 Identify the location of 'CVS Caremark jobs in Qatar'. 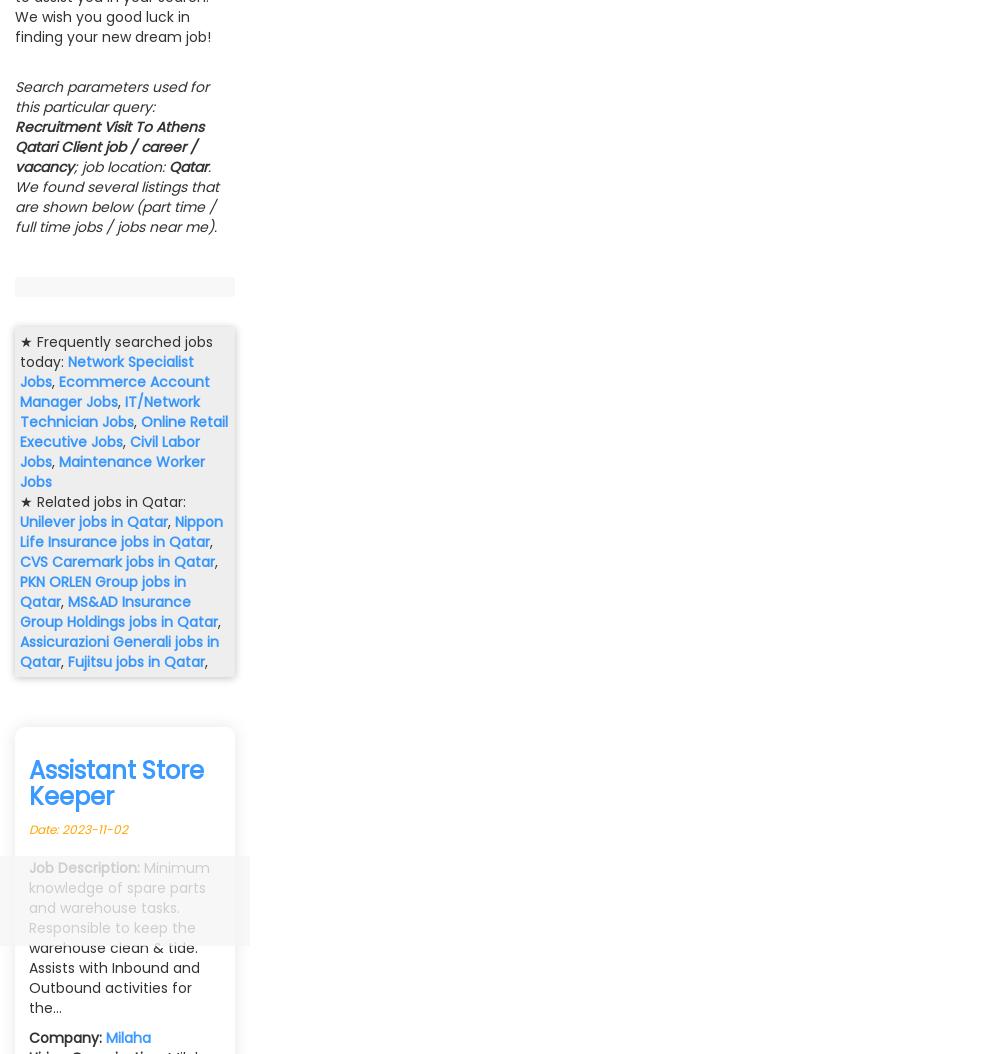
(116, 561).